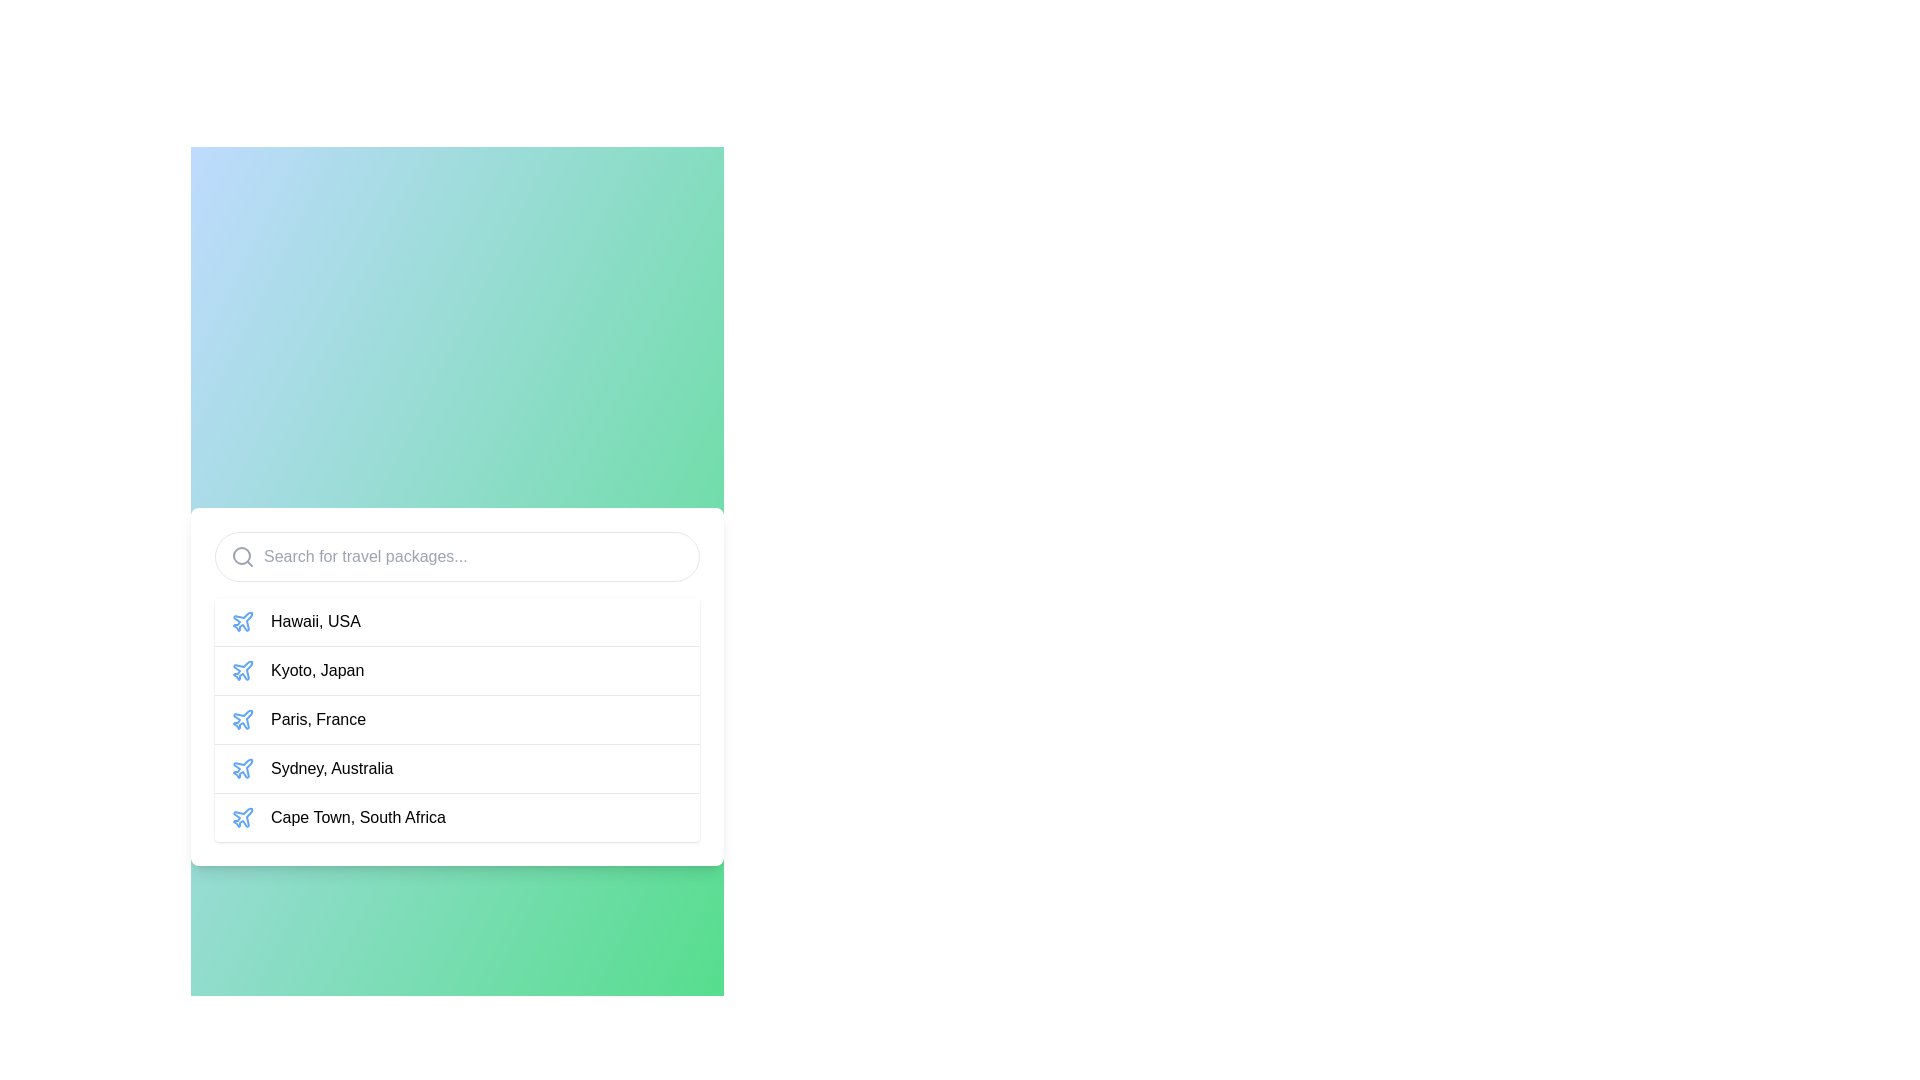  Describe the element at coordinates (456, 670) in the screenshot. I see `the selectable destination option for 'Kyoto, Japan'` at that location.